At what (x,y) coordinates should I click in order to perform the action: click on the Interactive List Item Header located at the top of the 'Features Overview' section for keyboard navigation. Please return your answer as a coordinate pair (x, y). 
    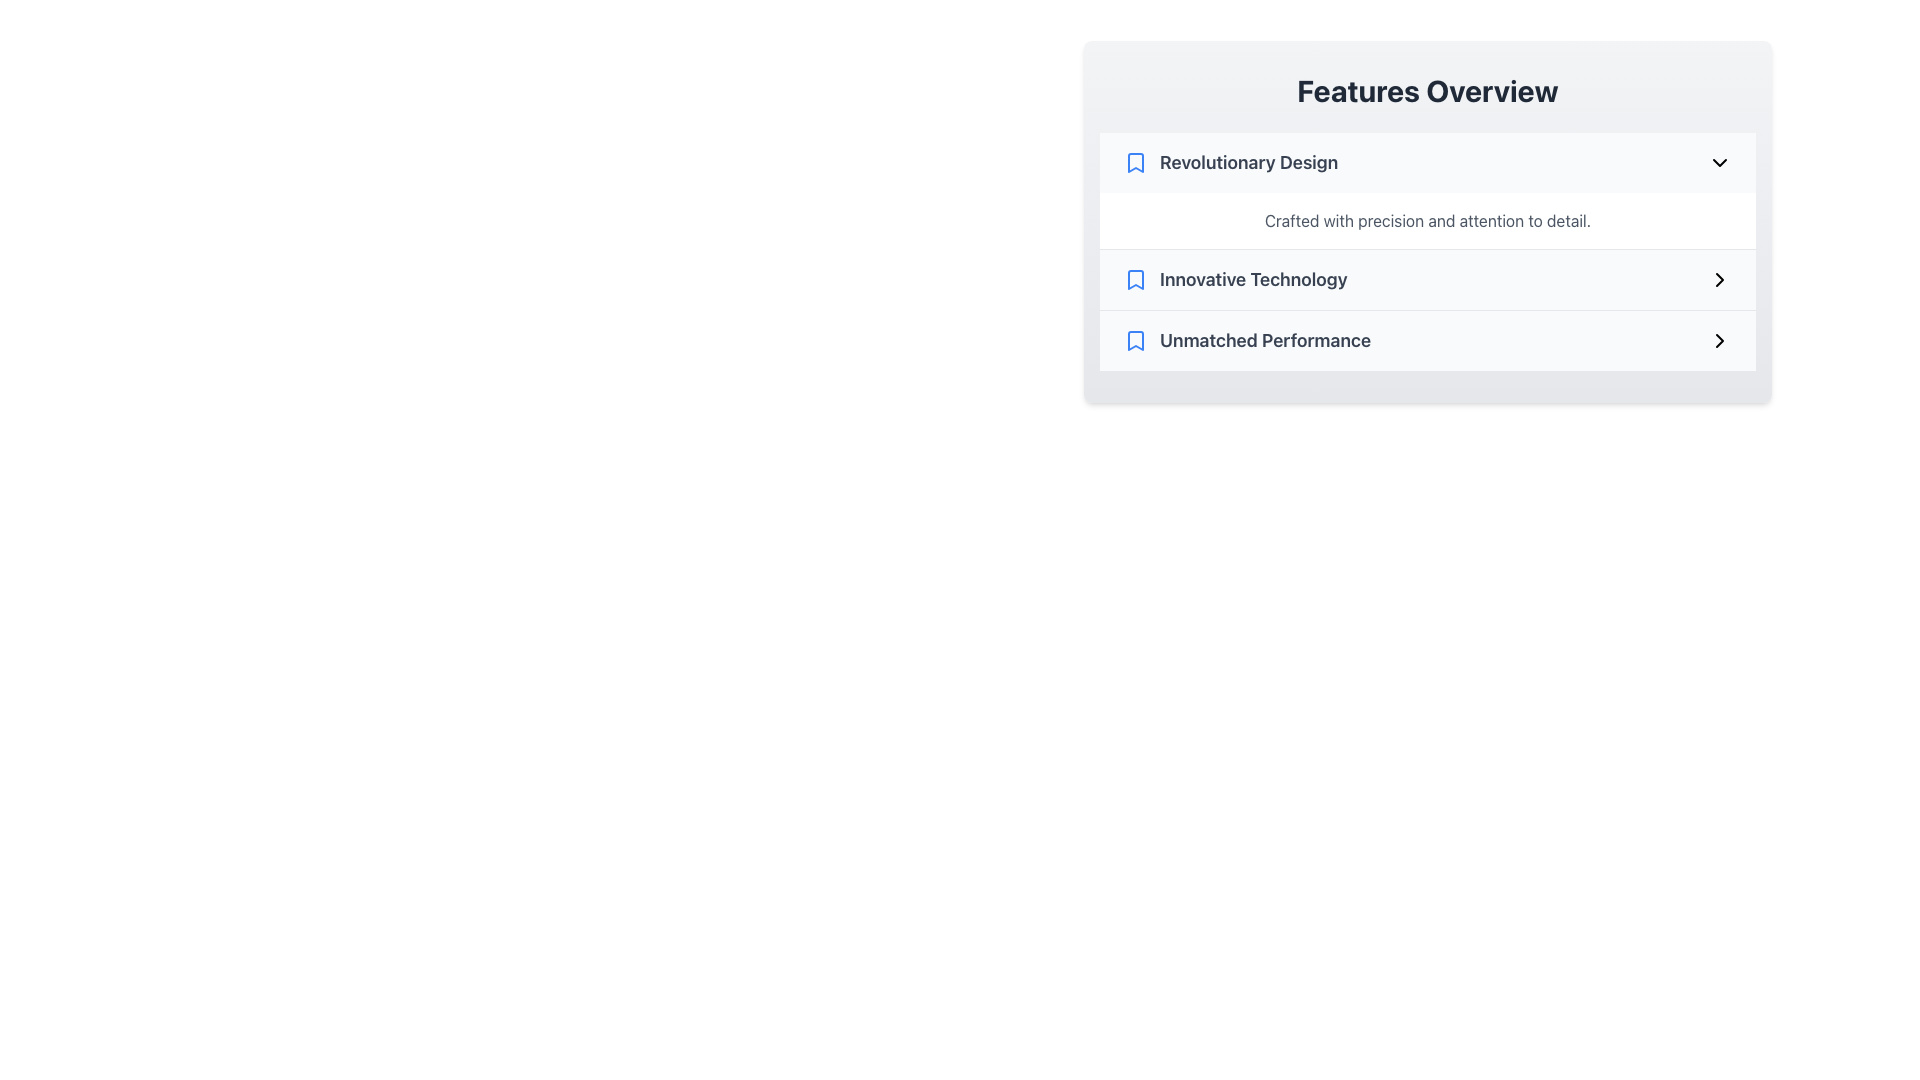
    Looking at the image, I should click on (1427, 161).